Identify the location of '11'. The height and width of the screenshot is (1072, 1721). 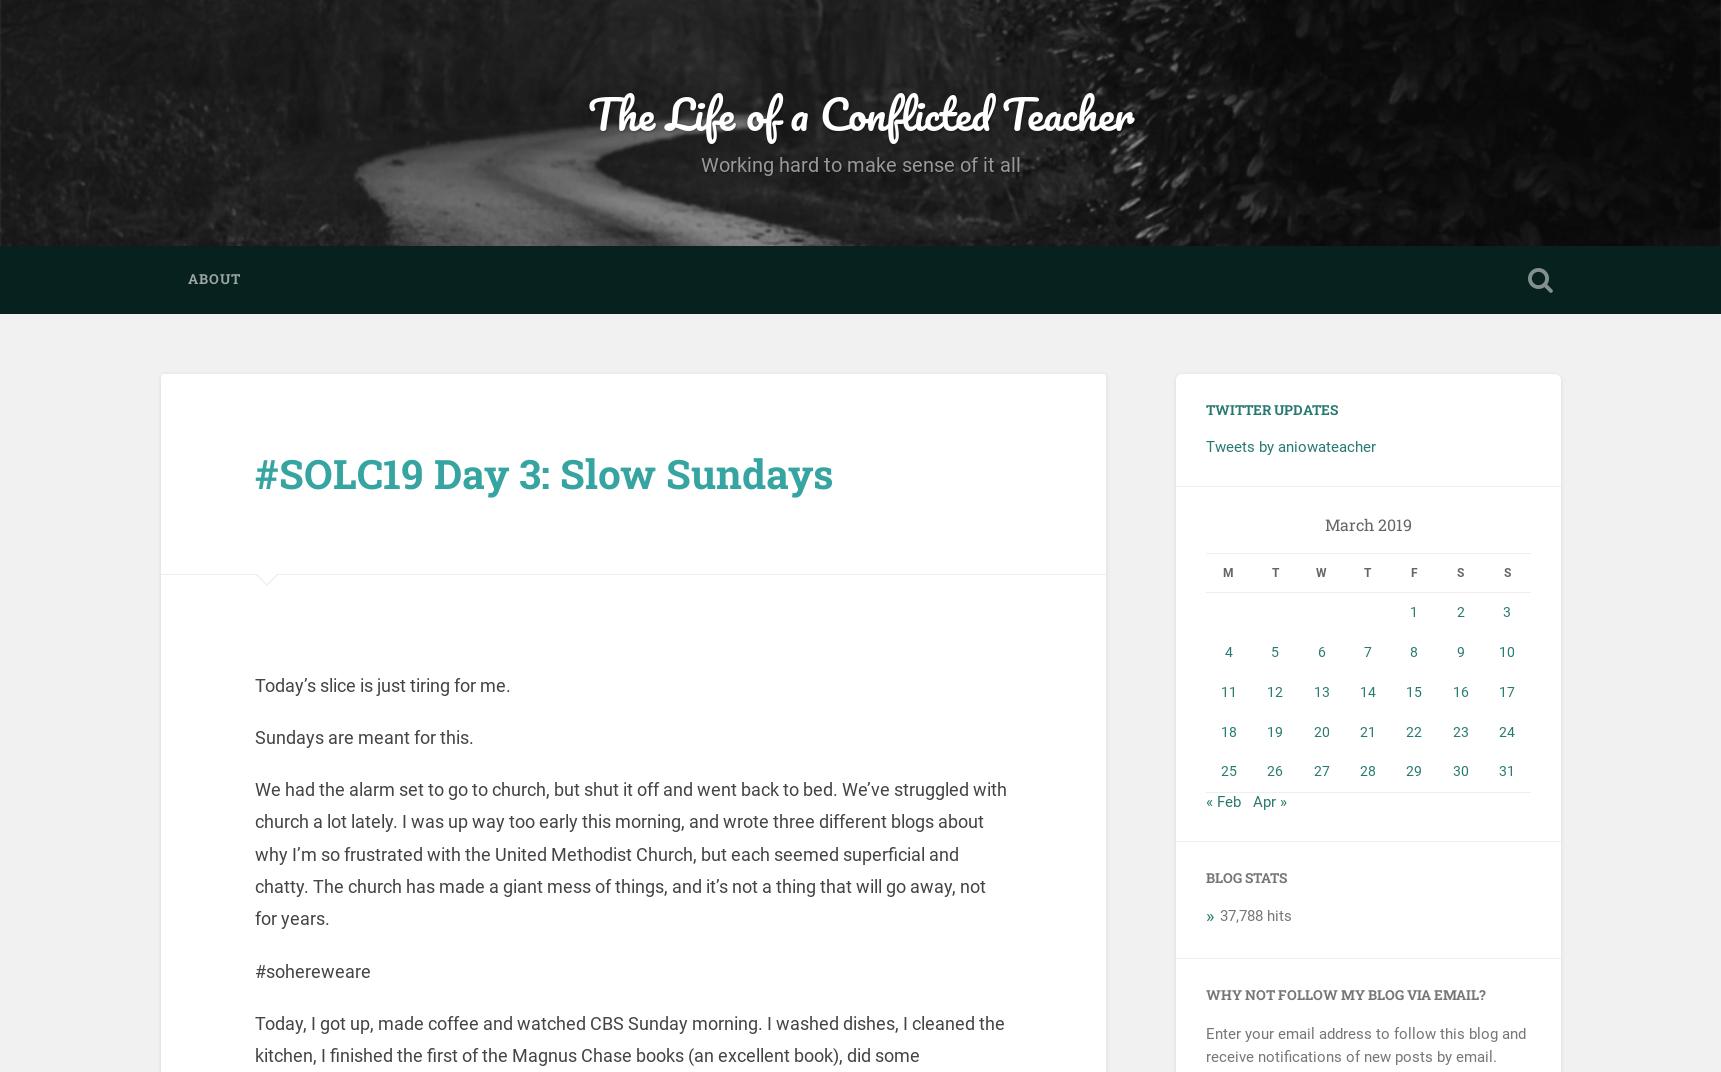
(1226, 690).